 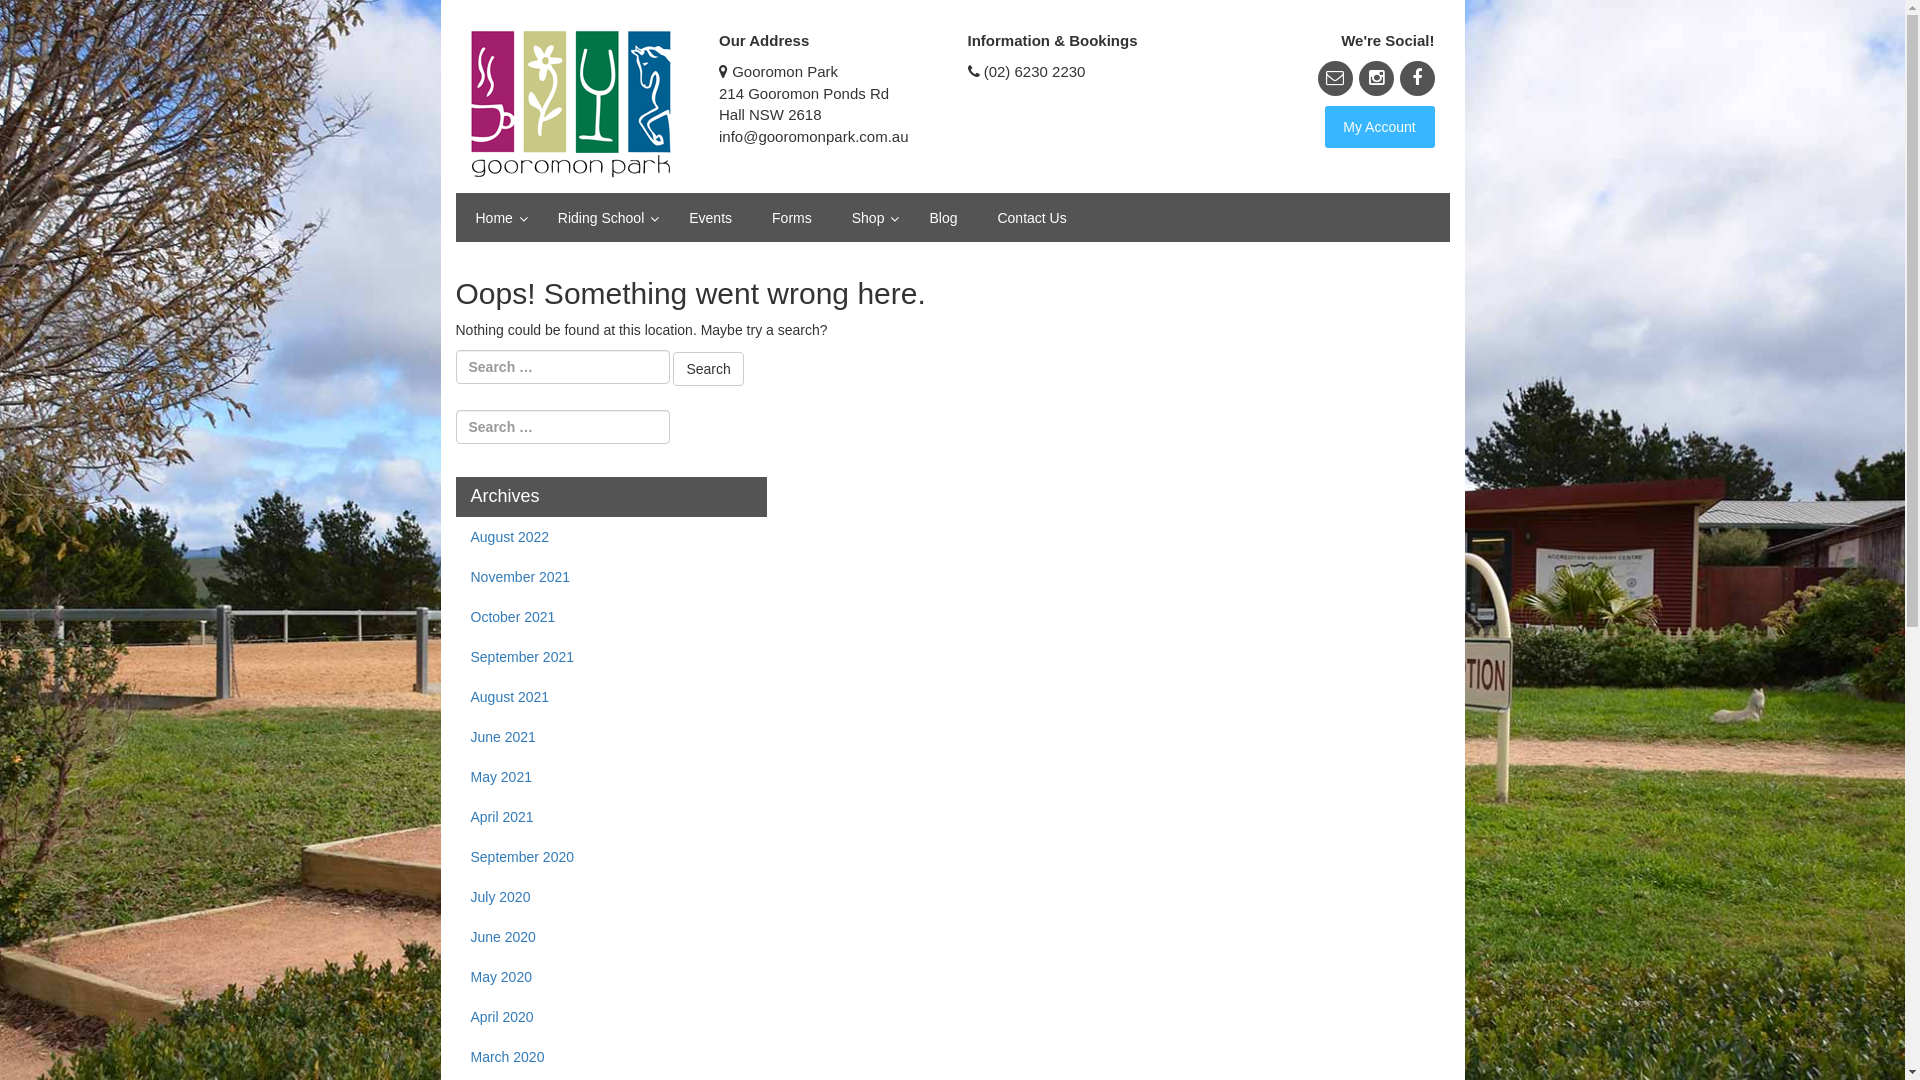 I want to click on 'August 2021', so click(x=455, y=696).